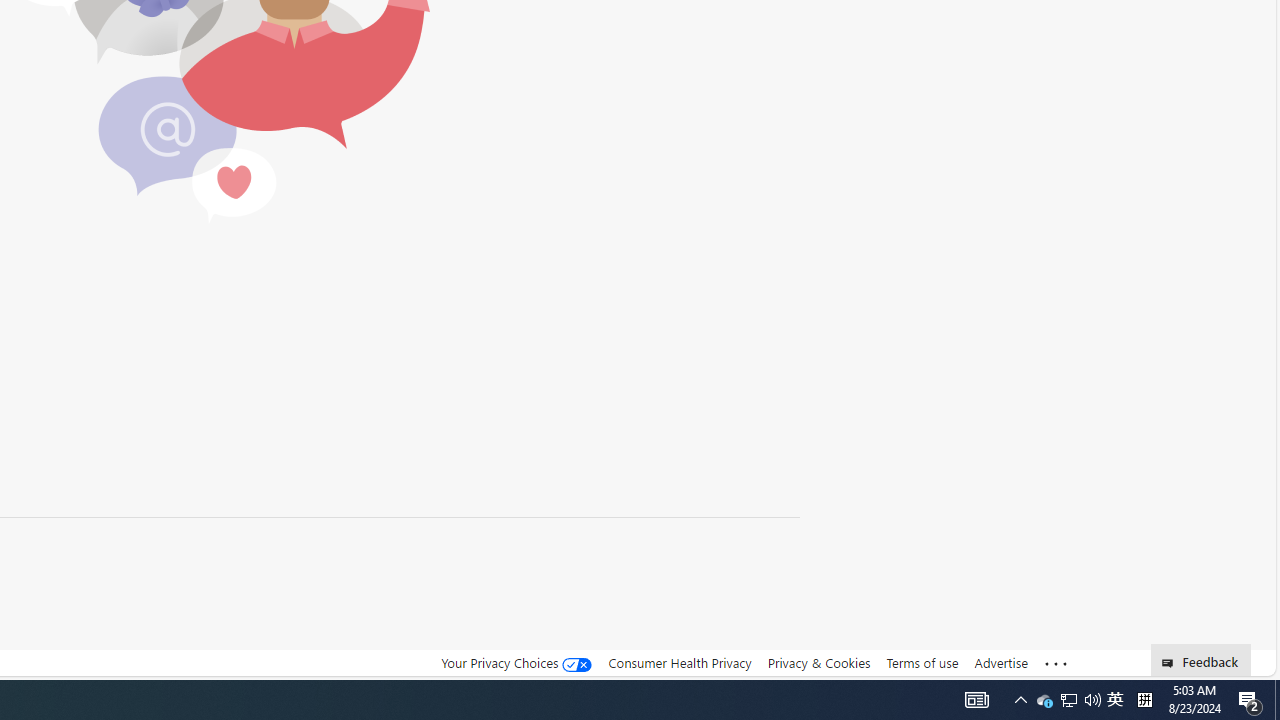  What do you see at coordinates (517, 663) in the screenshot?
I see `'Your Privacy Choices'` at bounding box center [517, 663].